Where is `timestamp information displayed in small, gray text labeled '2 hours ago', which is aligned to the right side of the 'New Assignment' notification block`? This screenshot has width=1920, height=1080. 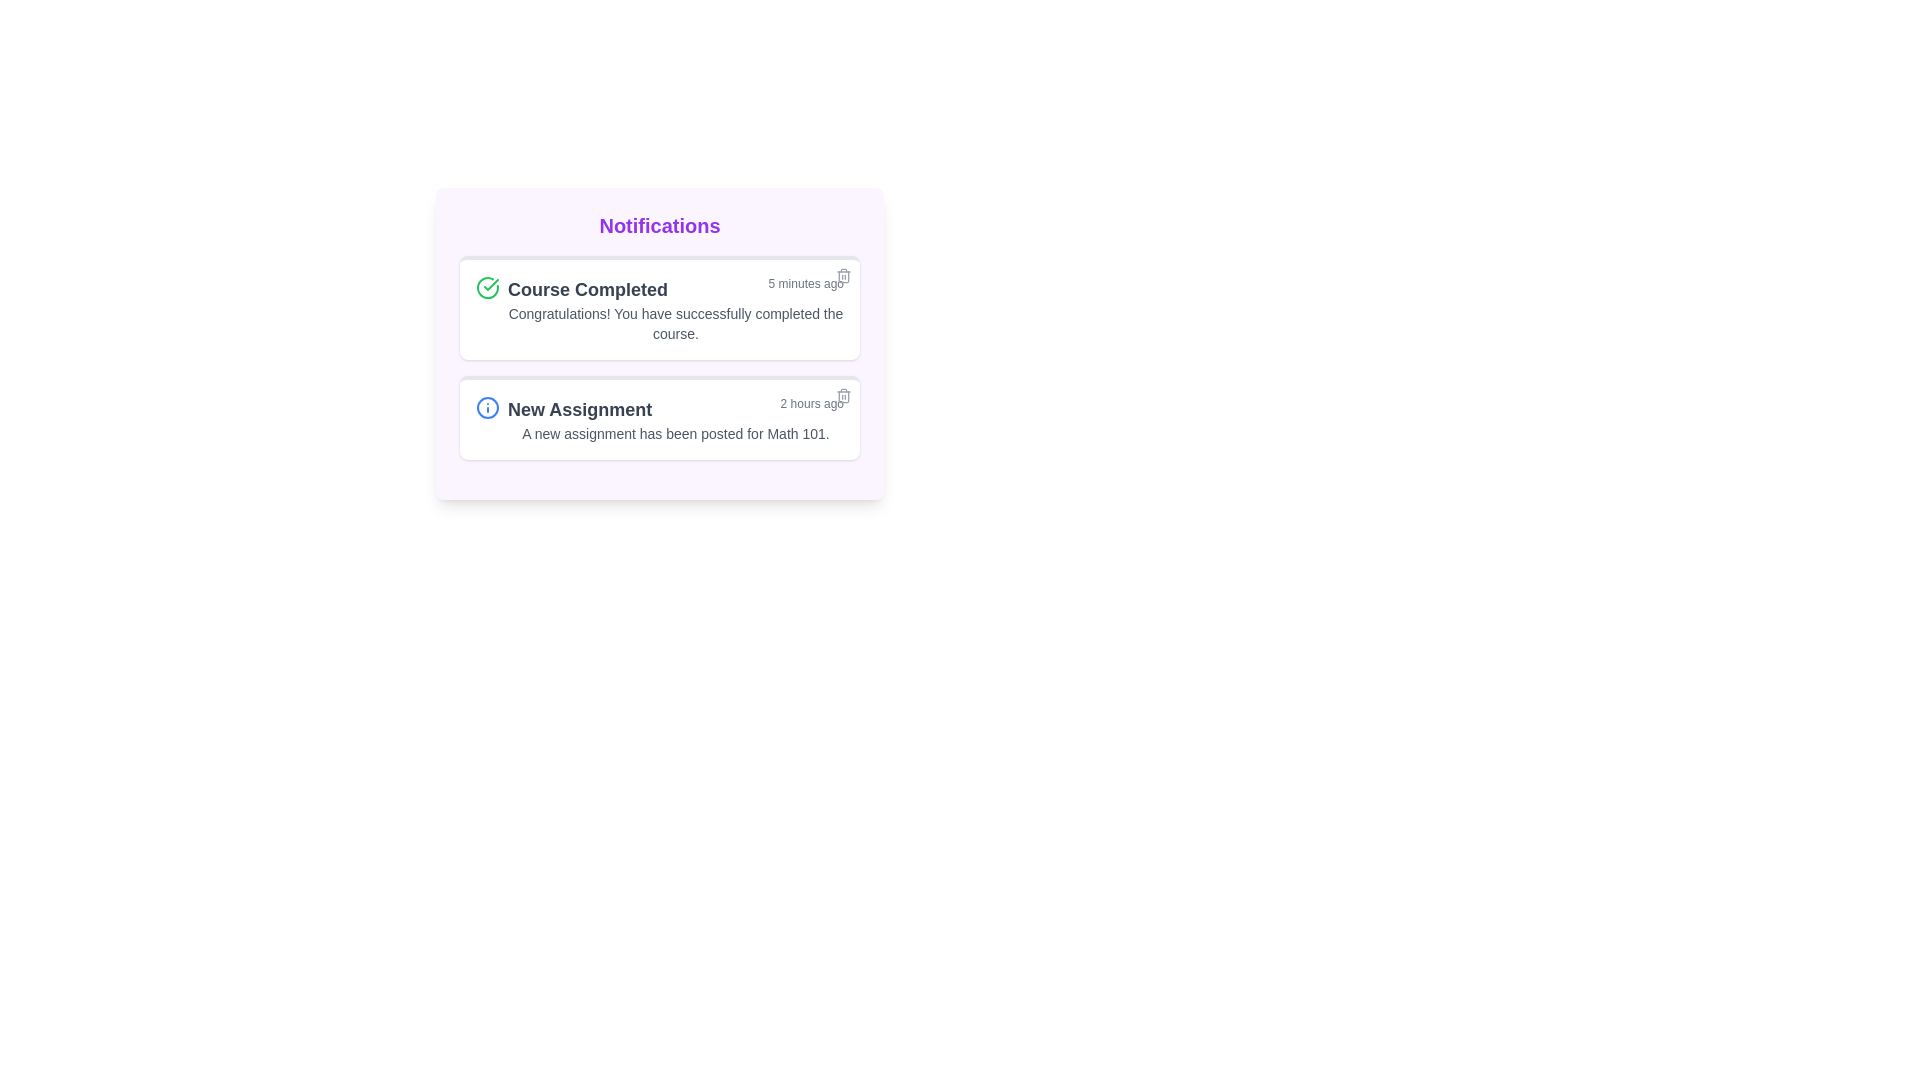
timestamp information displayed in small, gray text labeled '2 hours ago', which is aligned to the right side of the 'New Assignment' notification block is located at coordinates (812, 408).